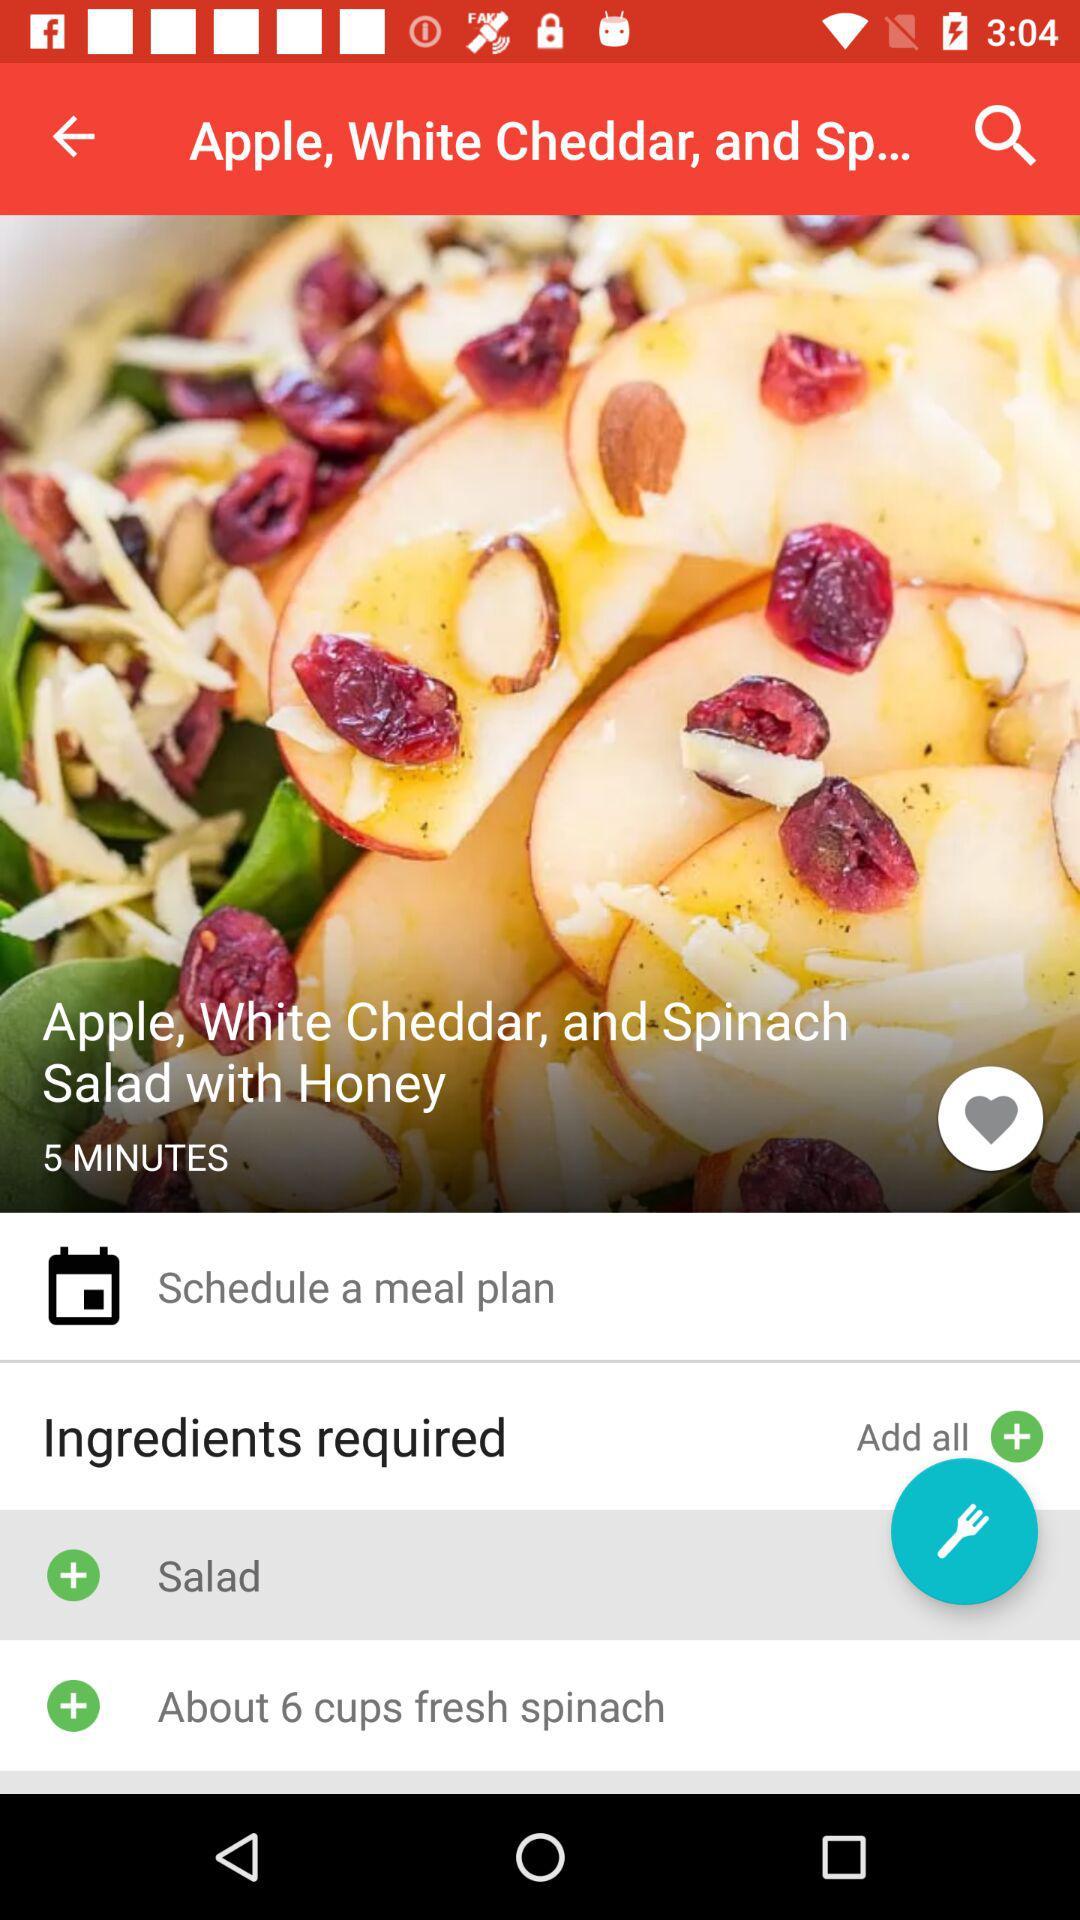  What do you see at coordinates (990, 1117) in the screenshot?
I see `the icon on the right` at bounding box center [990, 1117].